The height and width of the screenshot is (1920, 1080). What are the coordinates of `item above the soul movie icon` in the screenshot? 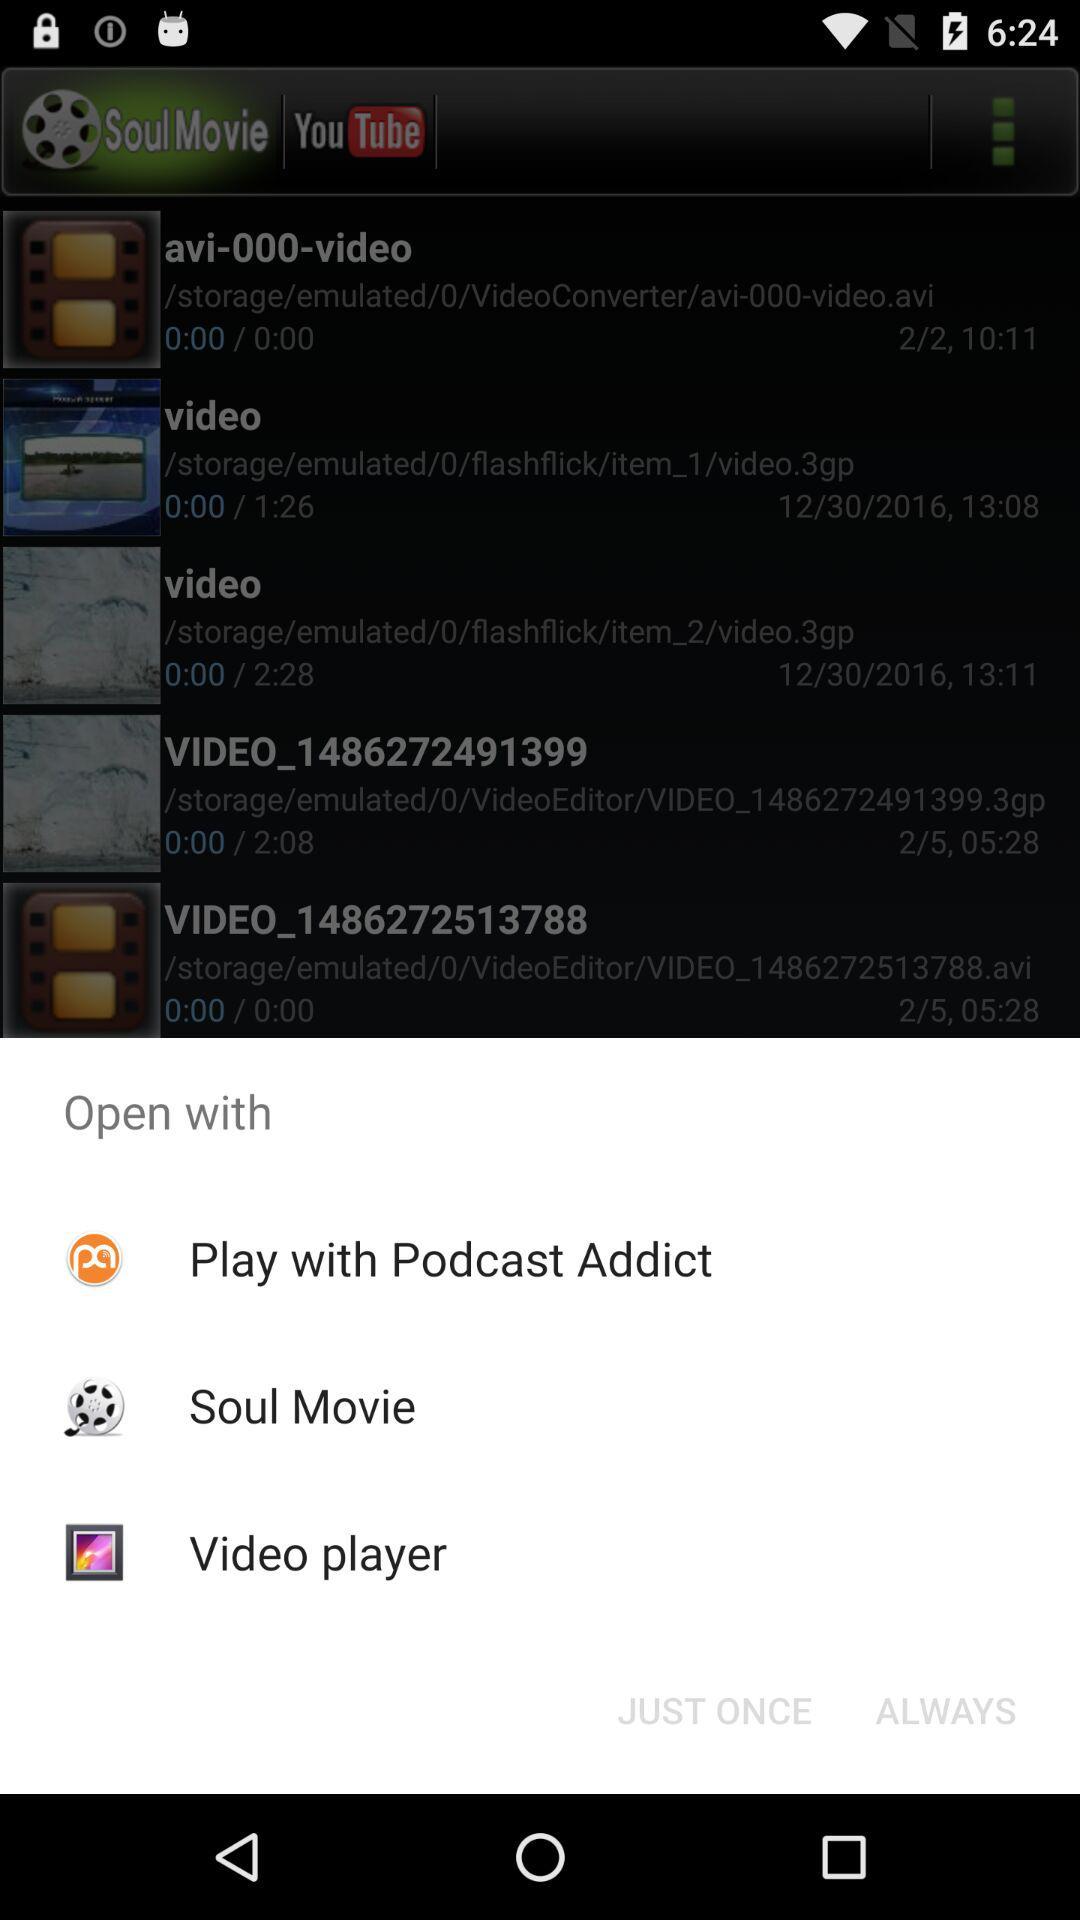 It's located at (451, 1257).